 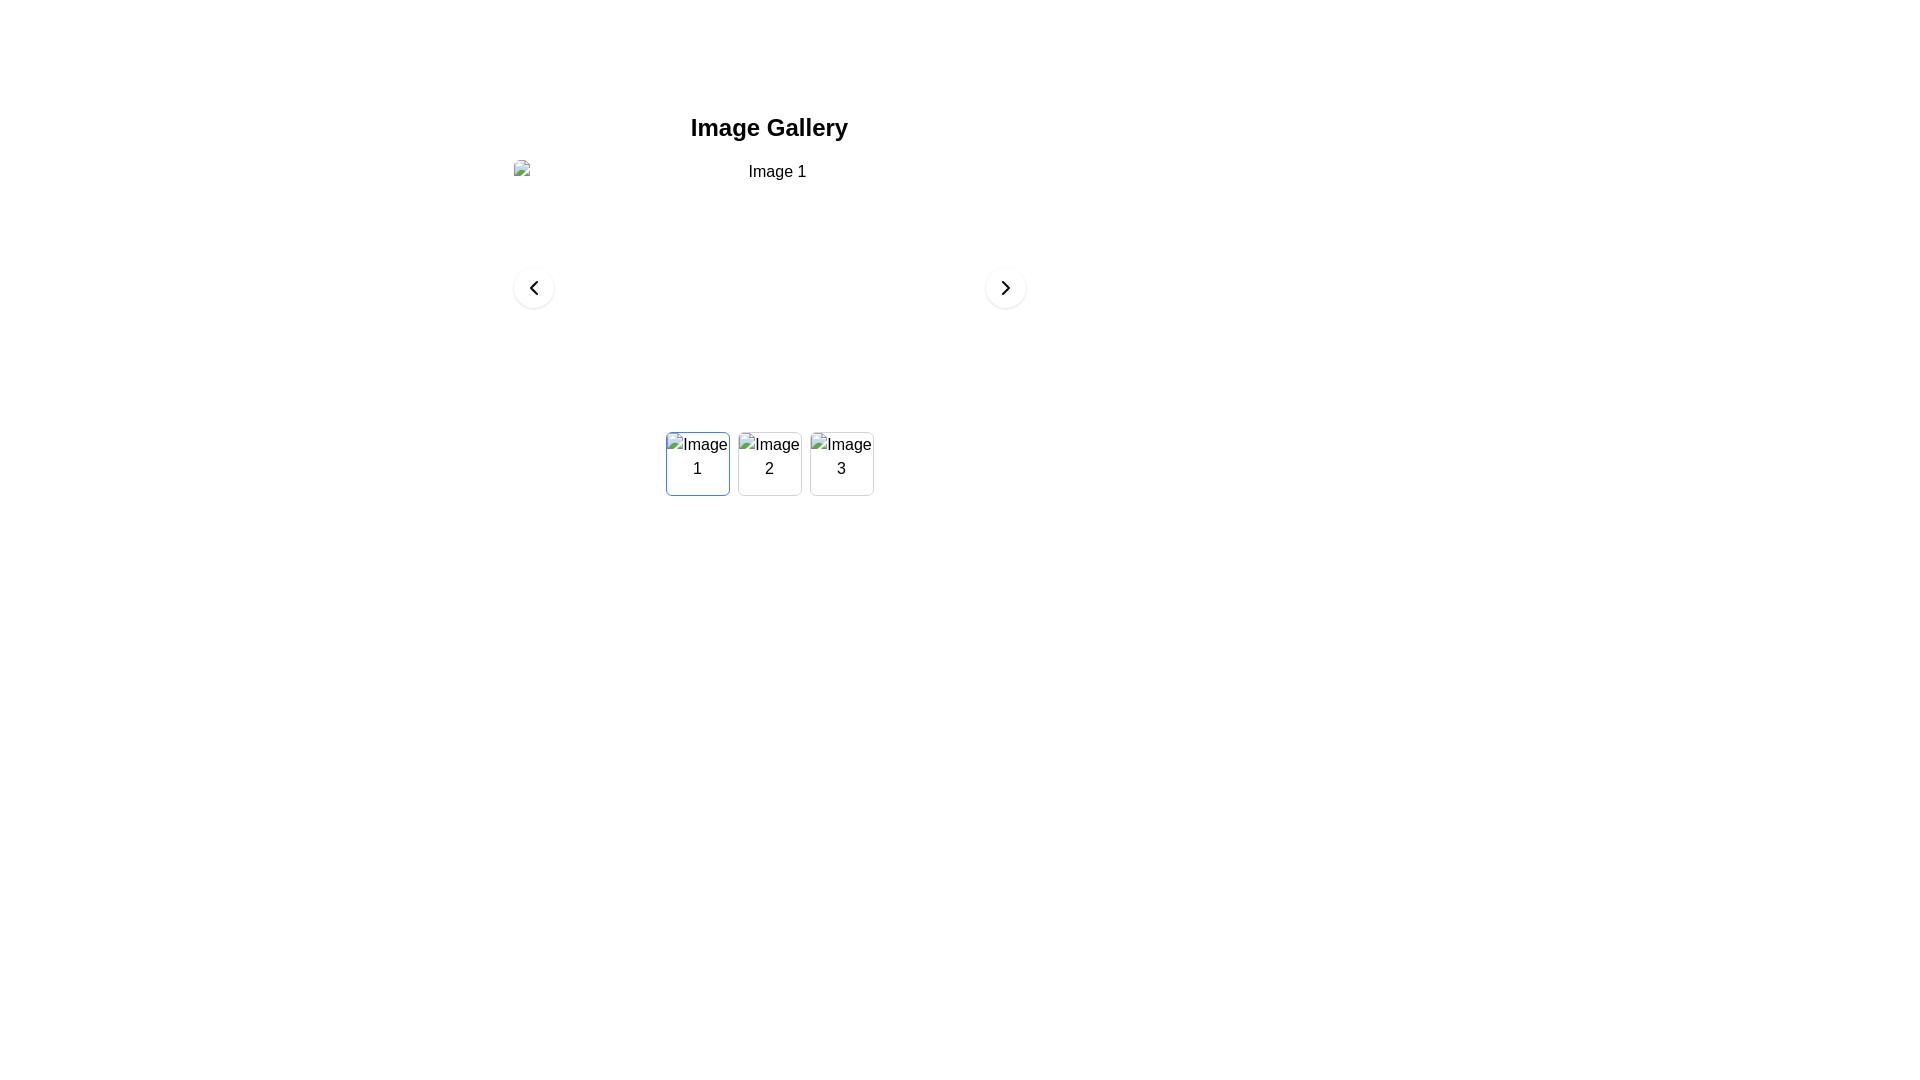 What do you see at coordinates (841, 463) in the screenshot?
I see `the selectable thumbnail image in the third position of the row` at bounding box center [841, 463].